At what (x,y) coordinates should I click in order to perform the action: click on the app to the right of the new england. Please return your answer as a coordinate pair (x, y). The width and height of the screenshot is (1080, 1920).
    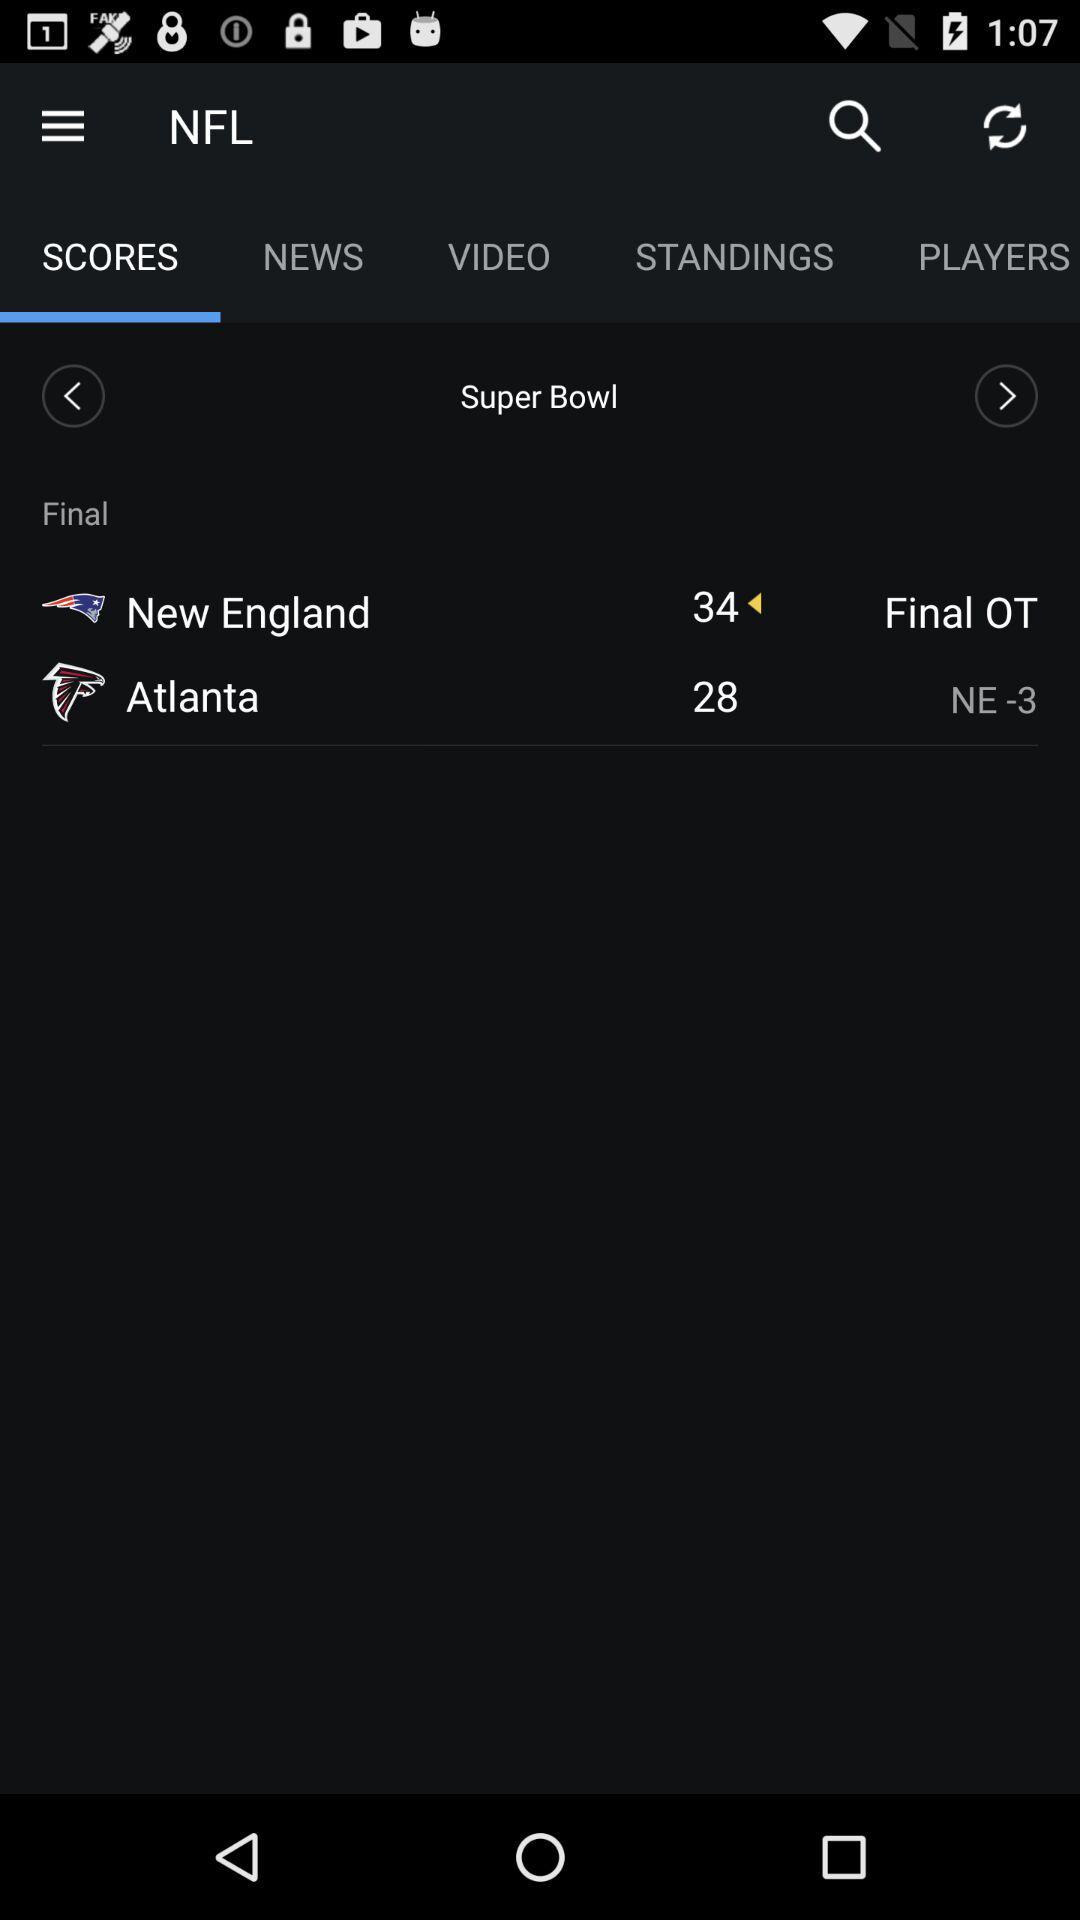
    Looking at the image, I should click on (714, 604).